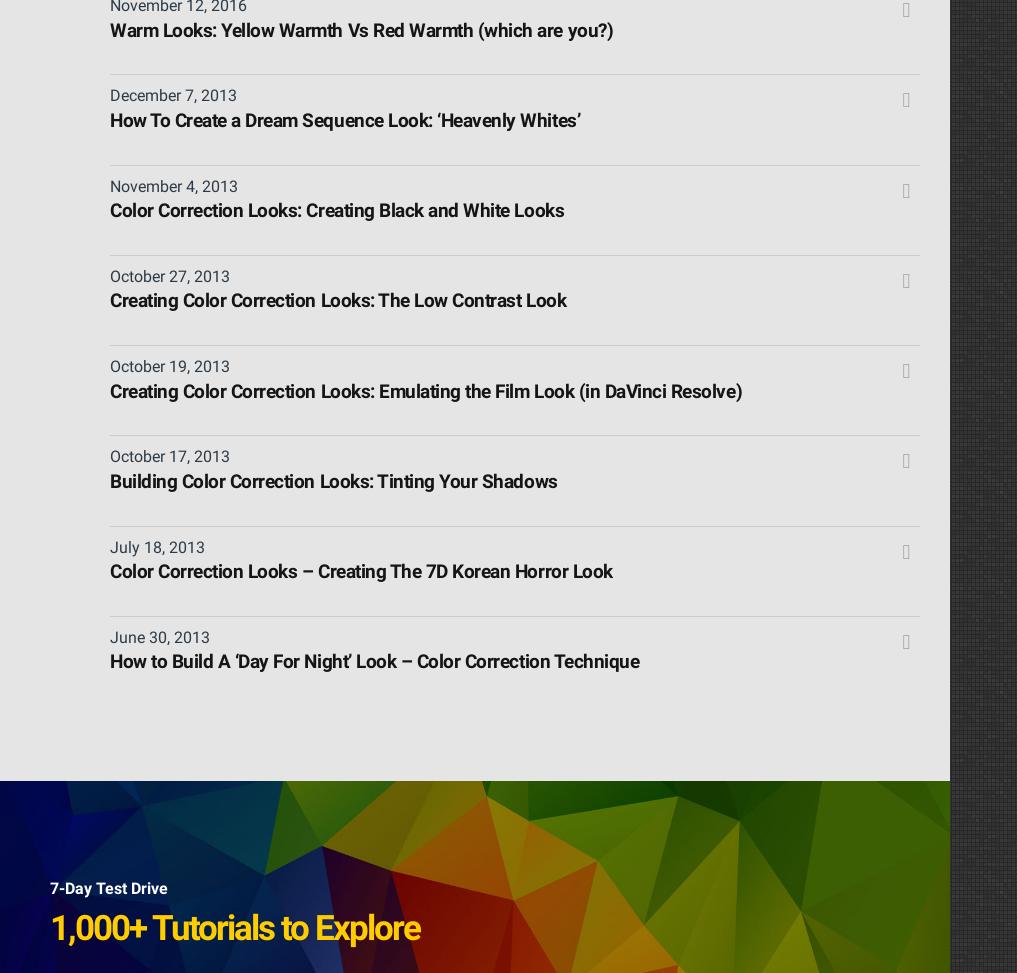  What do you see at coordinates (110, 545) in the screenshot?
I see `'July 18, 2013'` at bounding box center [110, 545].